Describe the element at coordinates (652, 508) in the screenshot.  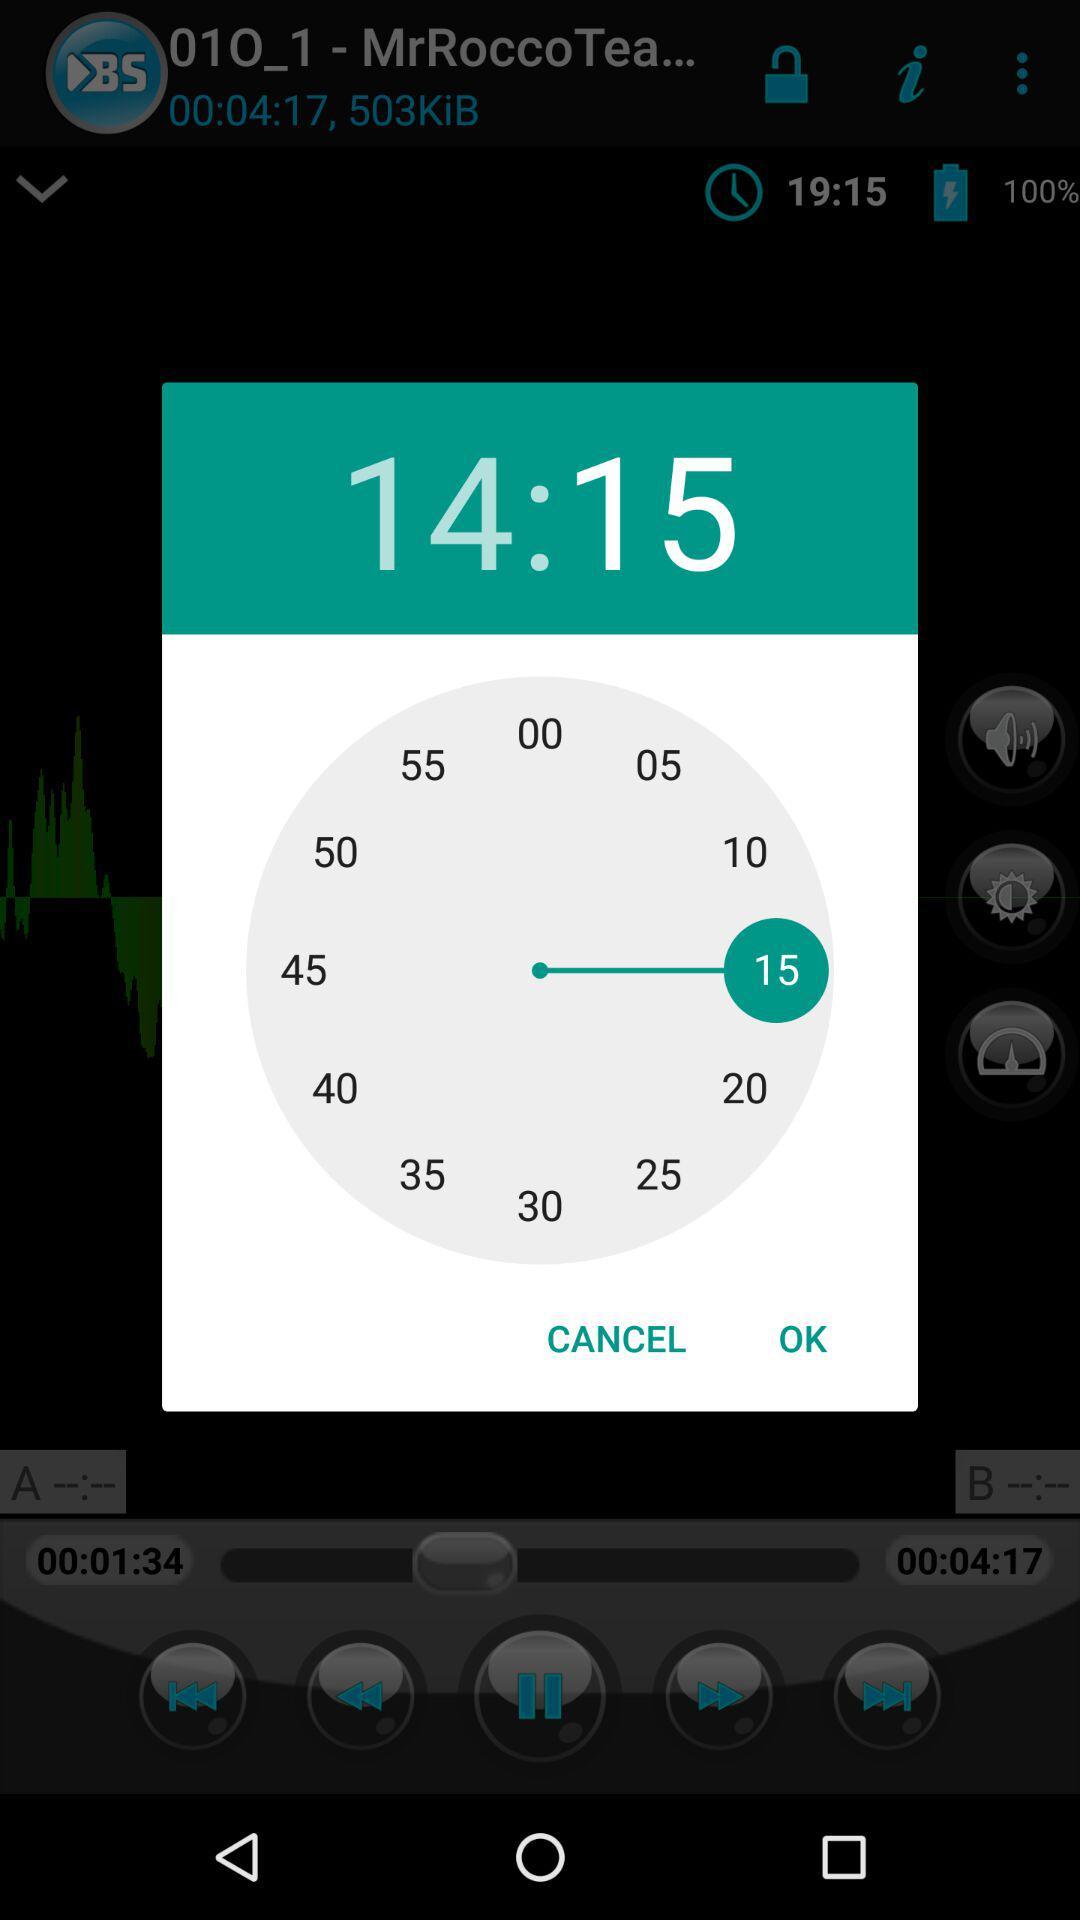
I see `the 15` at that location.